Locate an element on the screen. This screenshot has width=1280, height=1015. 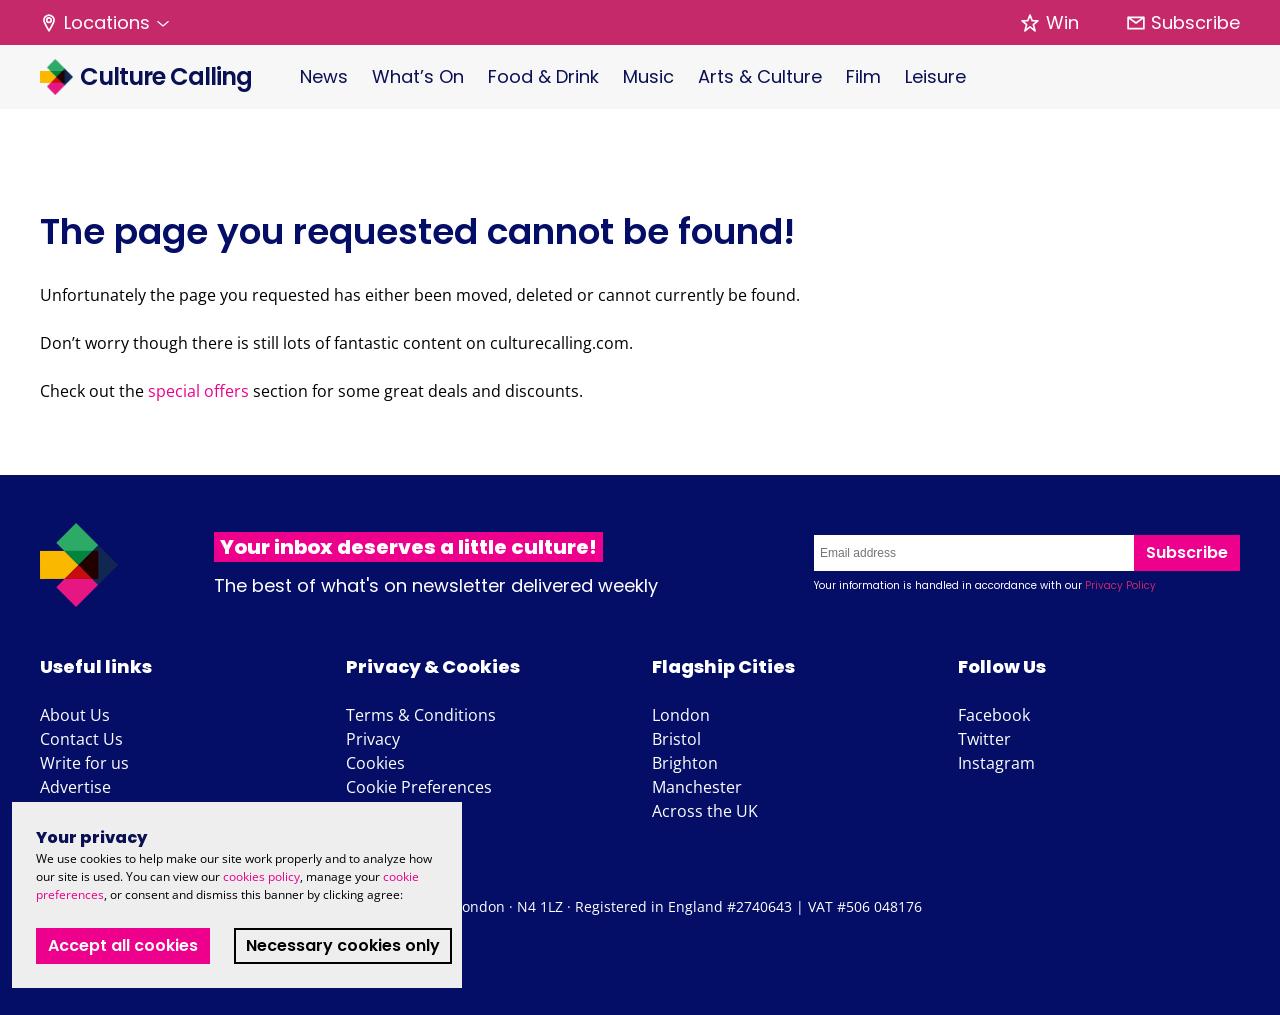
'Accept all cookies' is located at coordinates (122, 945).